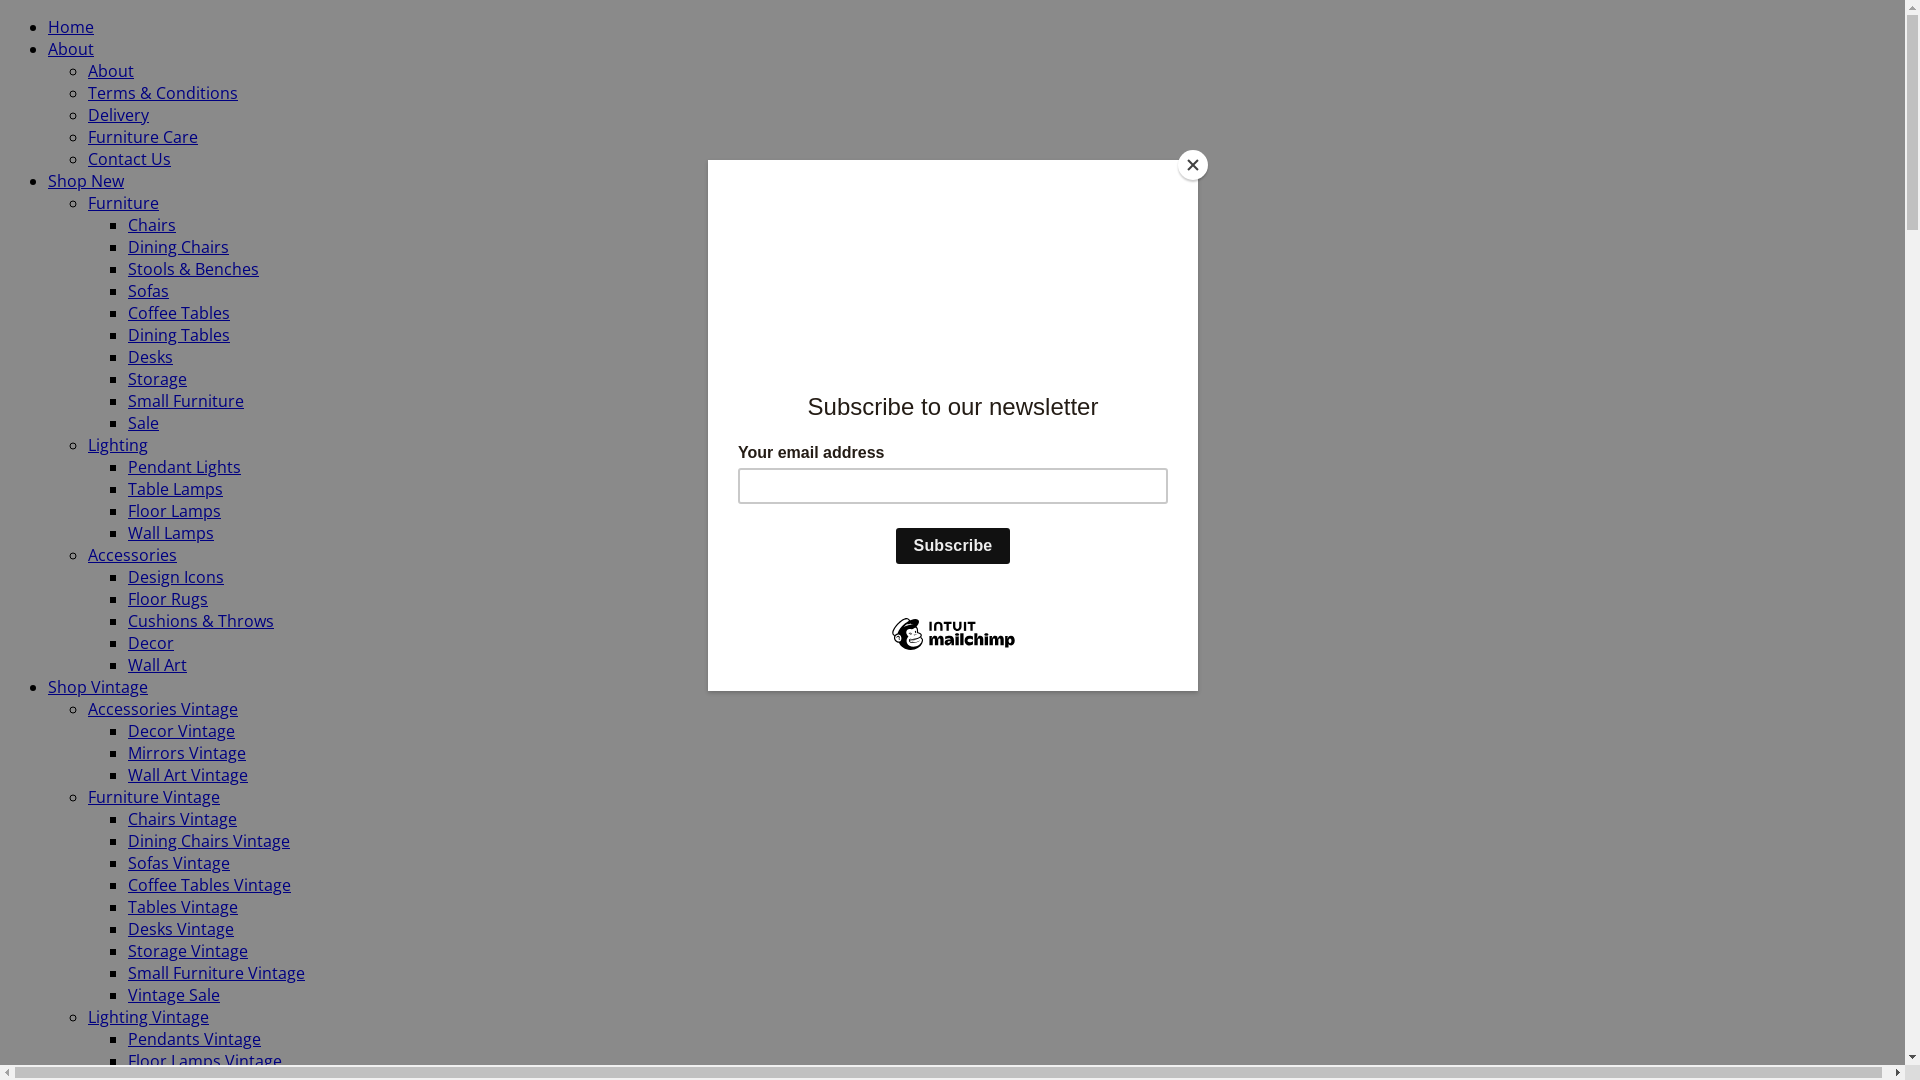  Describe the element at coordinates (193, 268) in the screenshot. I see `'Stools & Benches'` at that location.